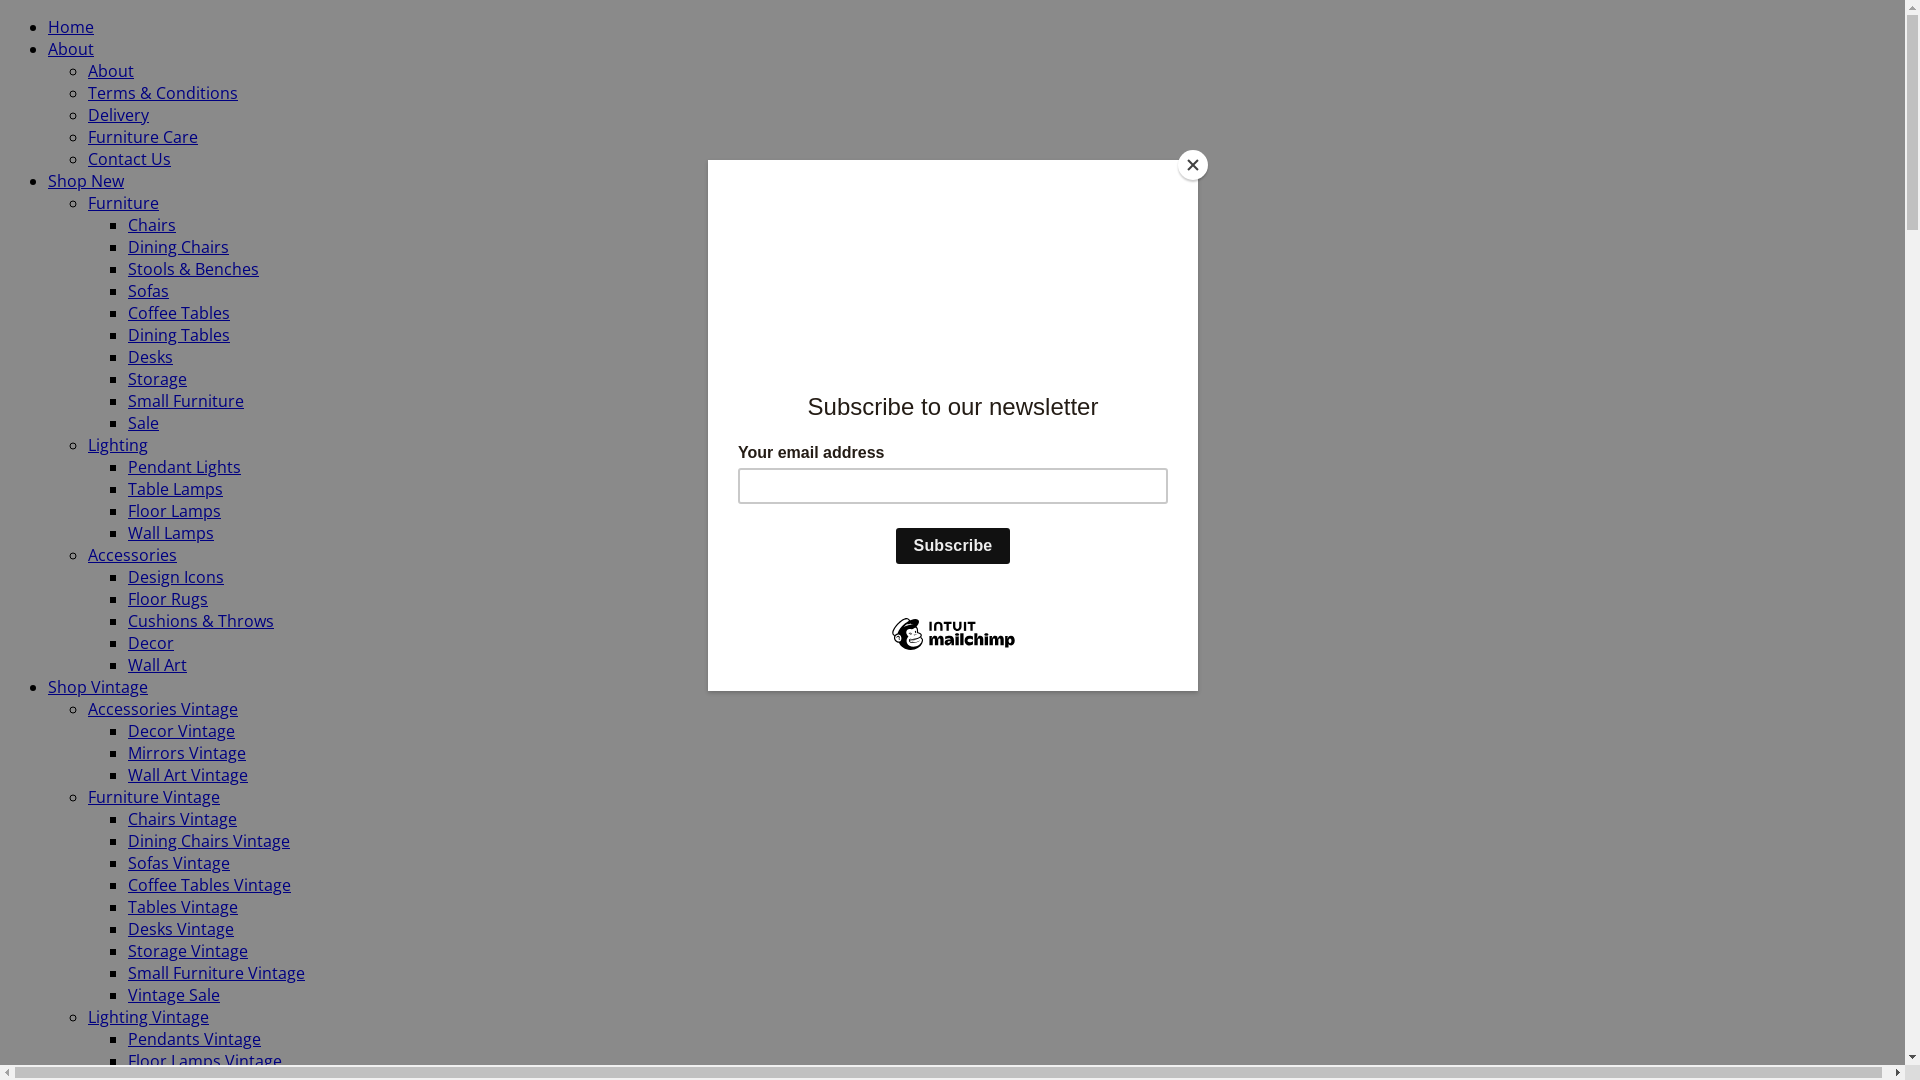  Describe the element at coordinates (193, 268) in the screenshot. I see `'Stools & Benches'` at that location.